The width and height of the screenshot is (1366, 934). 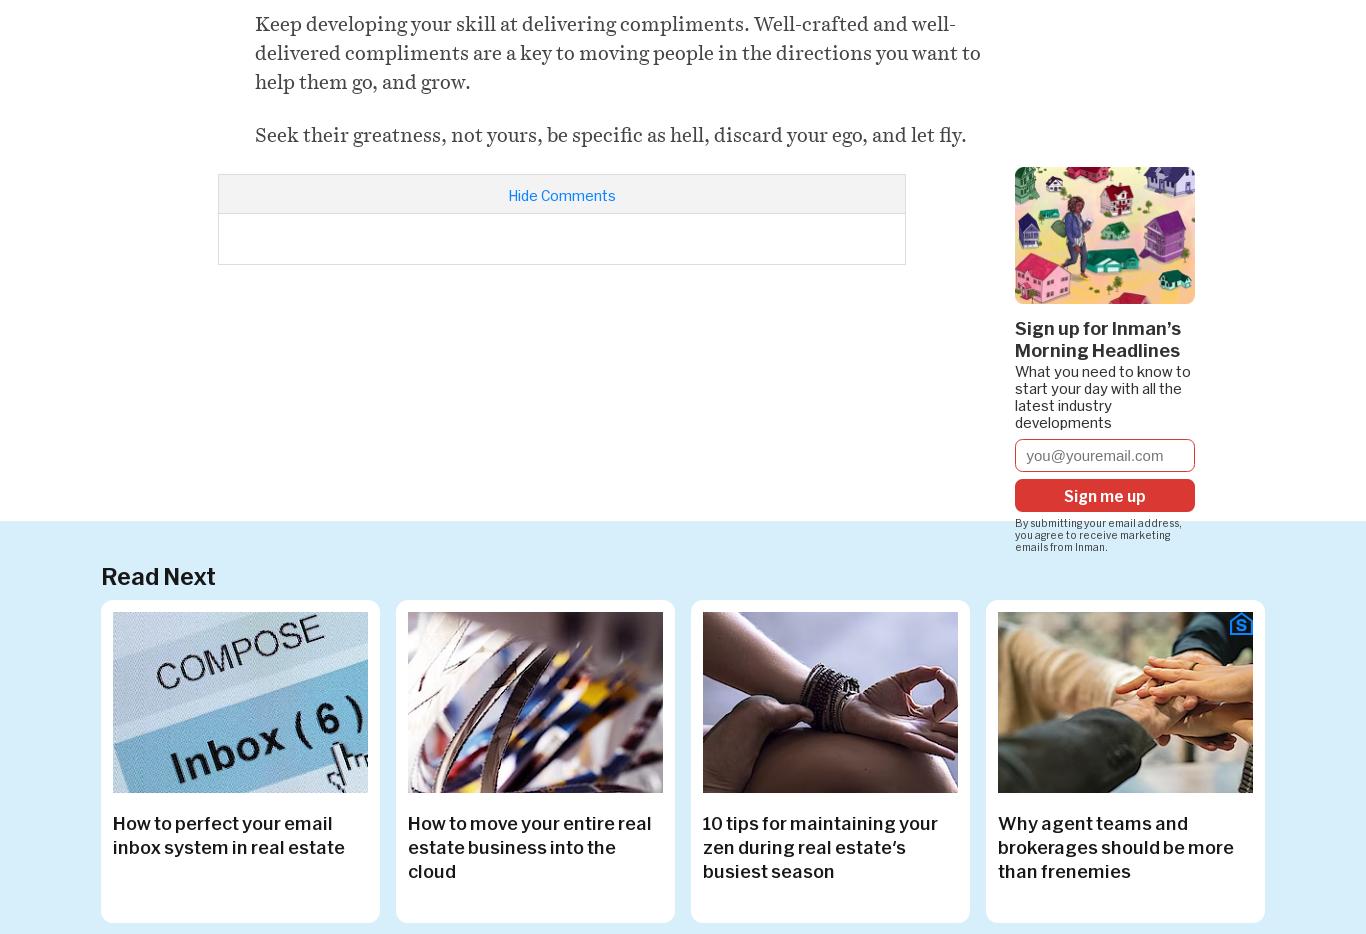 I want to click on 'By submitting your email address, you agree to receive marketing emails from Inman.', so click(x=1097, y=533).